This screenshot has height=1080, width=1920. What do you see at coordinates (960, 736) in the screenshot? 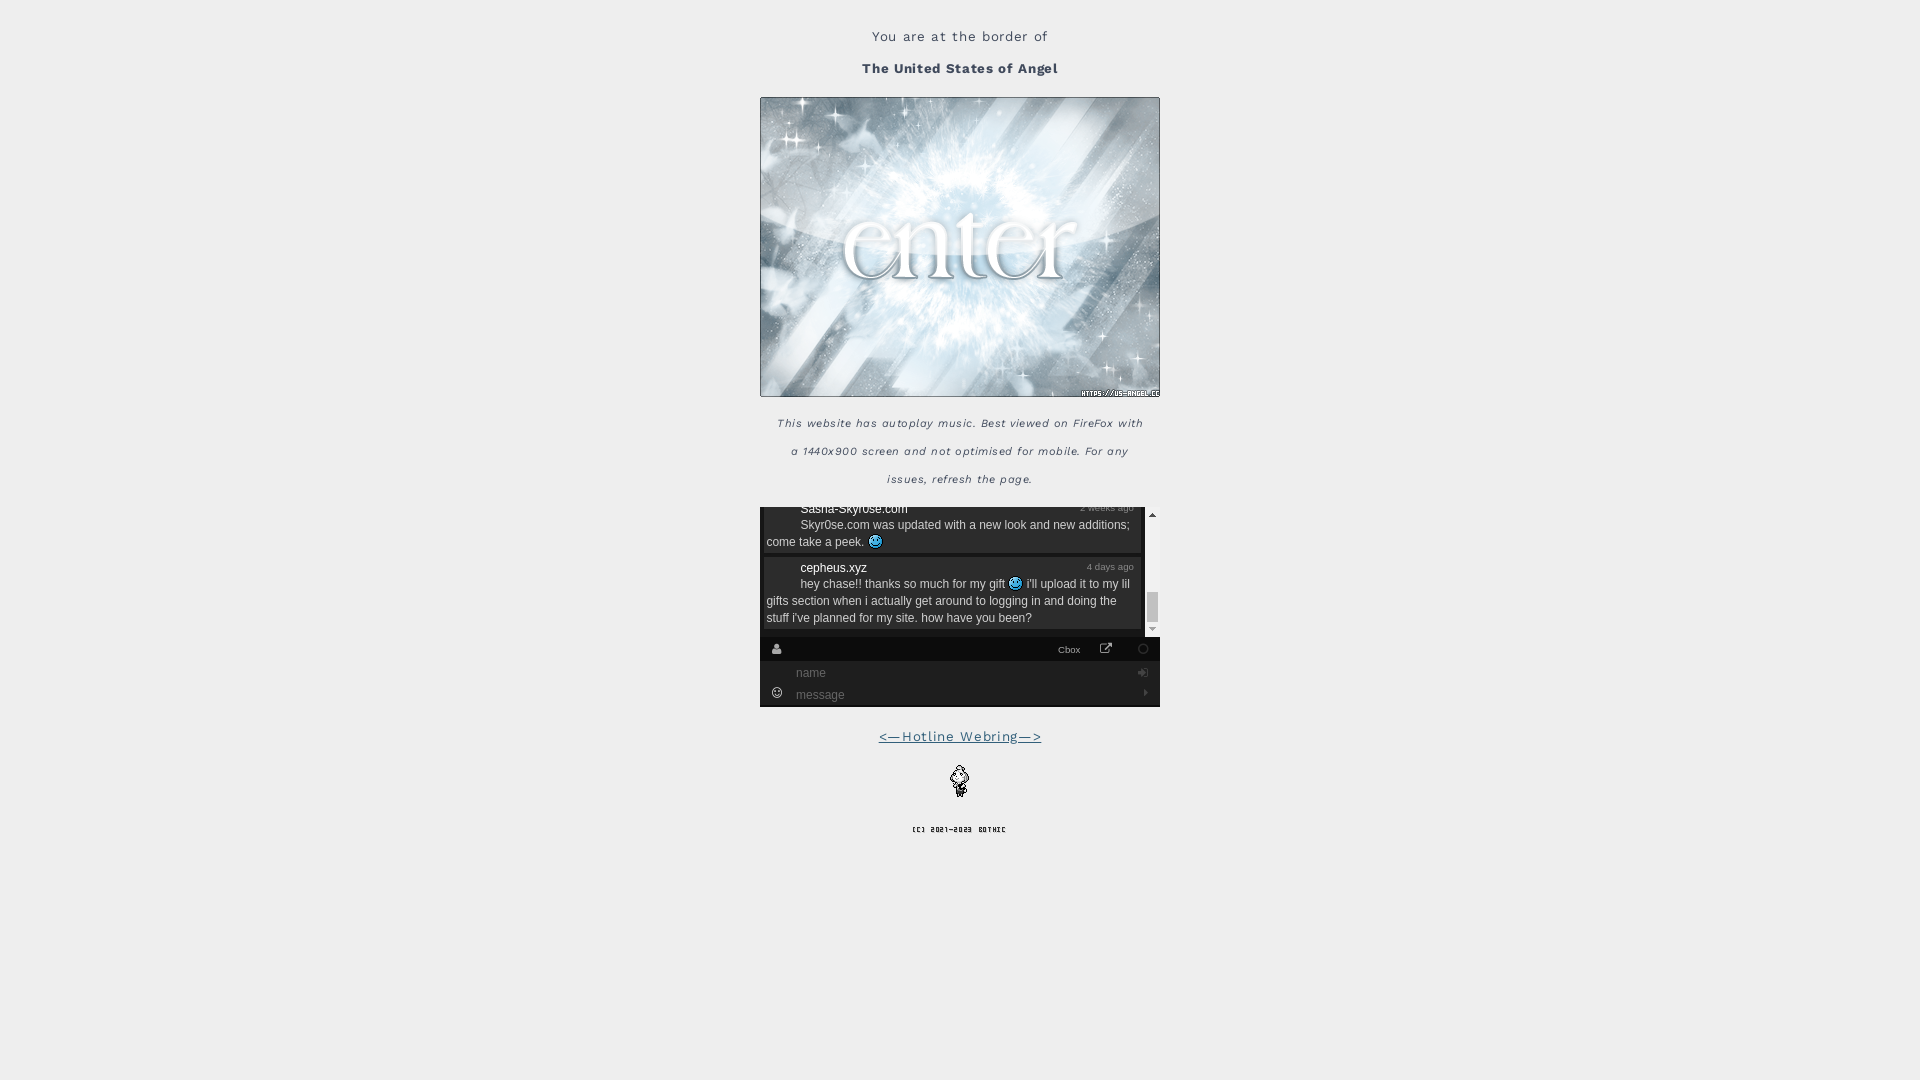
I see `'Hotline Webring'` at bounding box center [960, 736].